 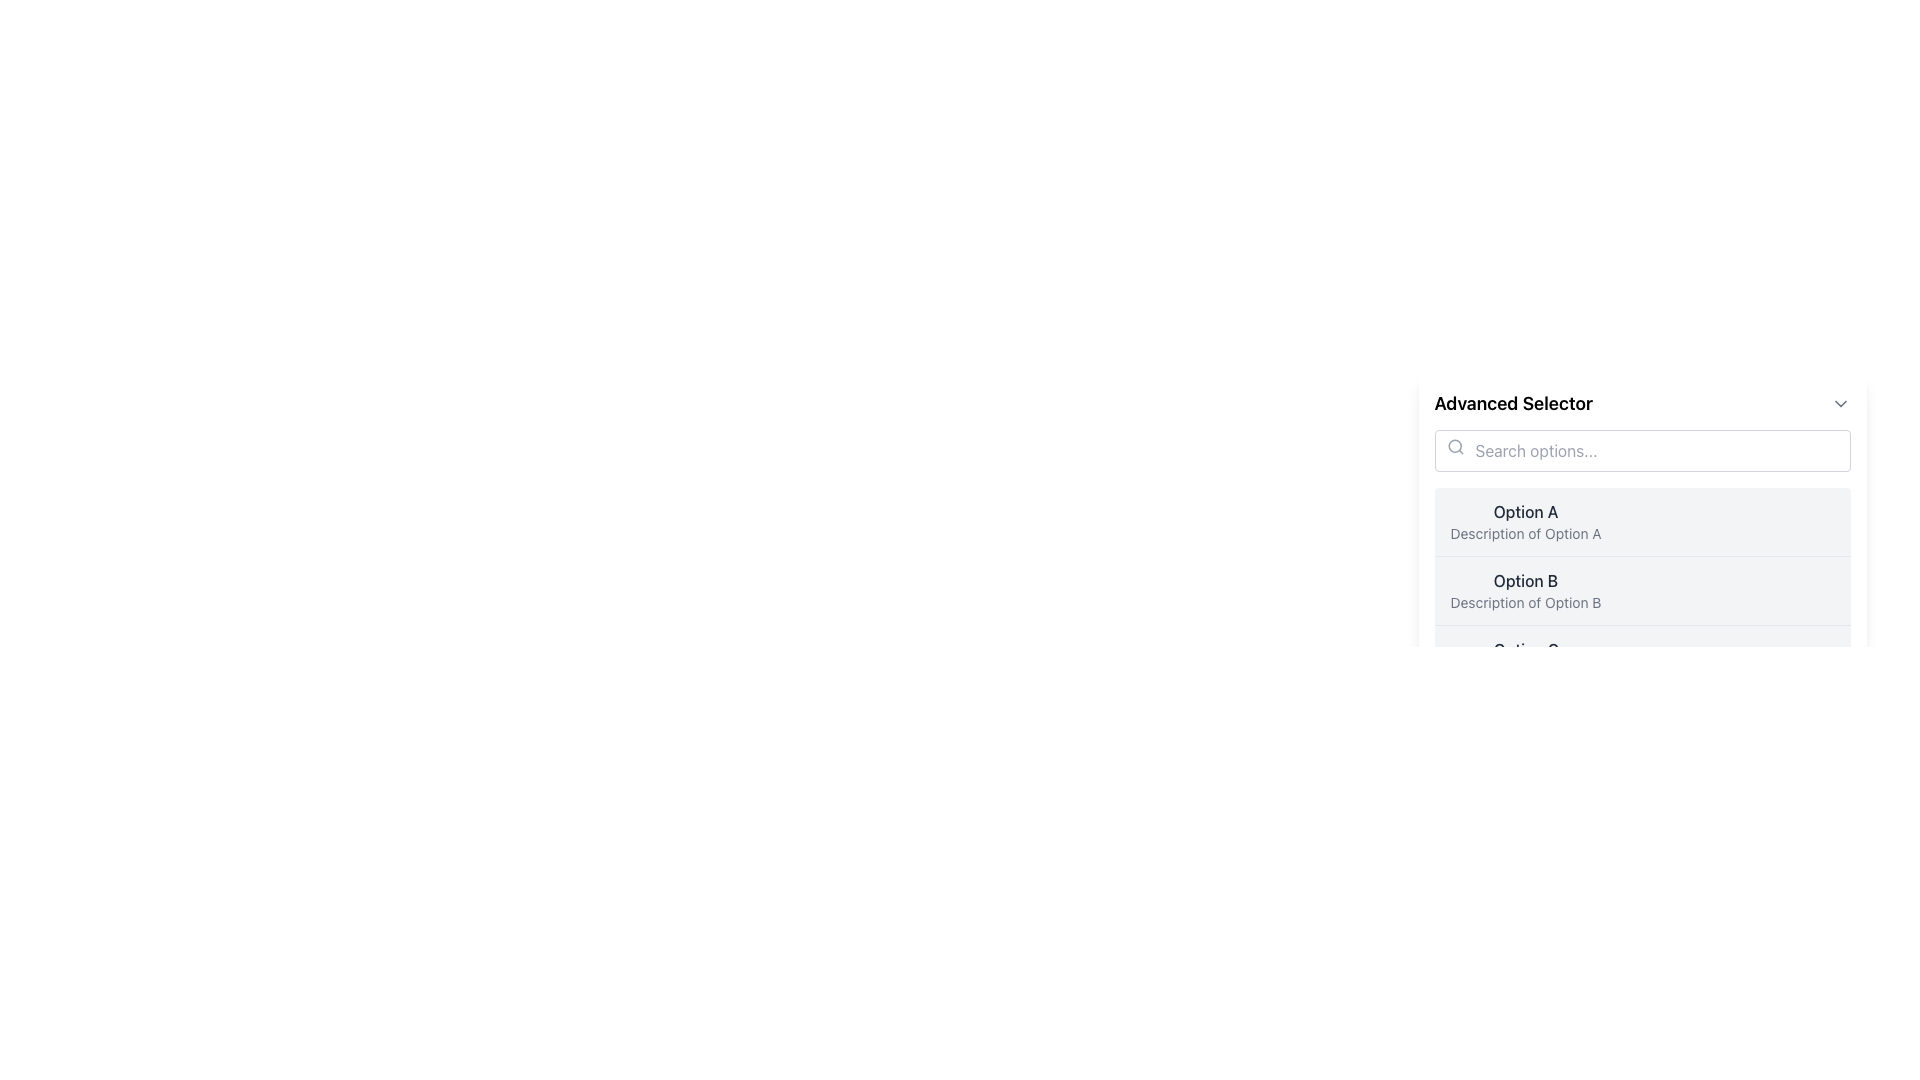 What do you see at coordinates (1525, 581) in the screenshot?
I see `the second text label in the vertical list of options below the title 'Advanced Selector', which is located between 'Option A' and 'Option C'` at bounding box center [1525, 581].